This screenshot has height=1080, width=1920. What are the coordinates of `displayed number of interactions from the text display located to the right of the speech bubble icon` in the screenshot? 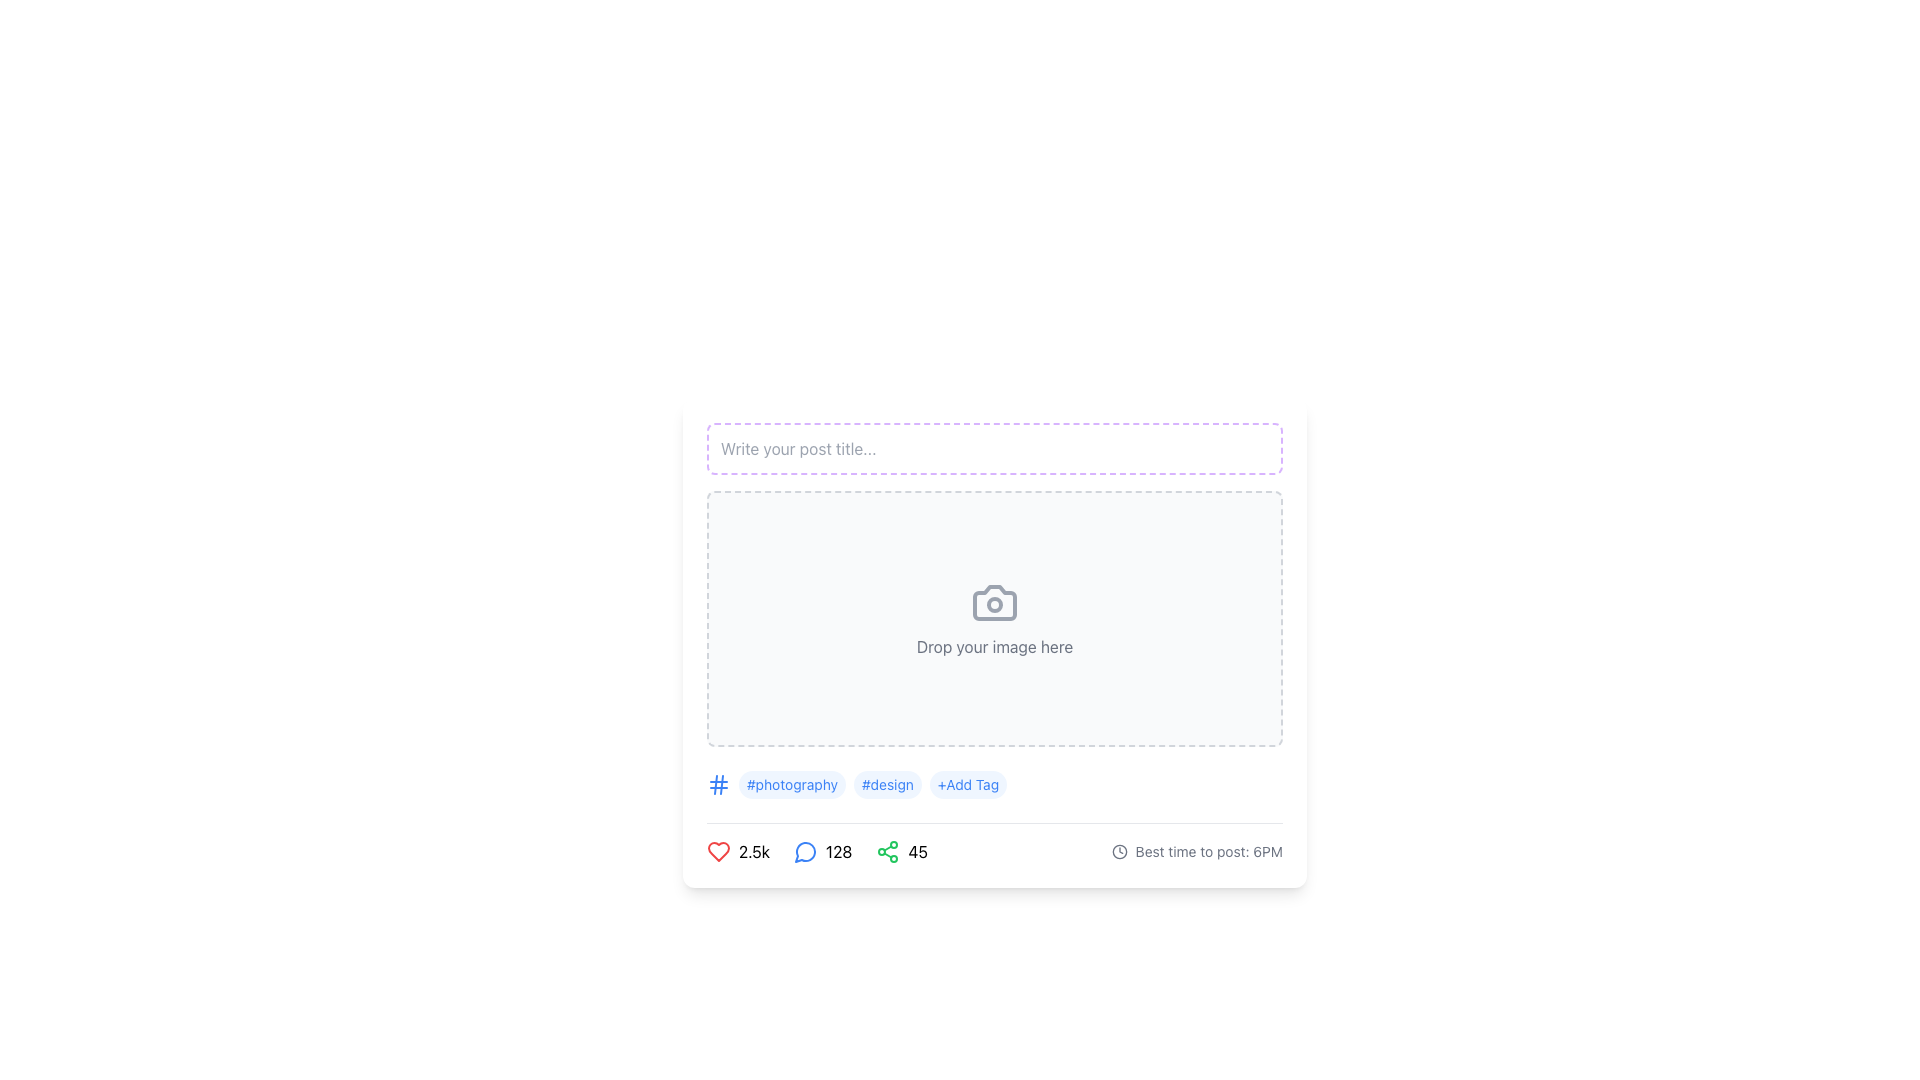 It's located at (839, 852).